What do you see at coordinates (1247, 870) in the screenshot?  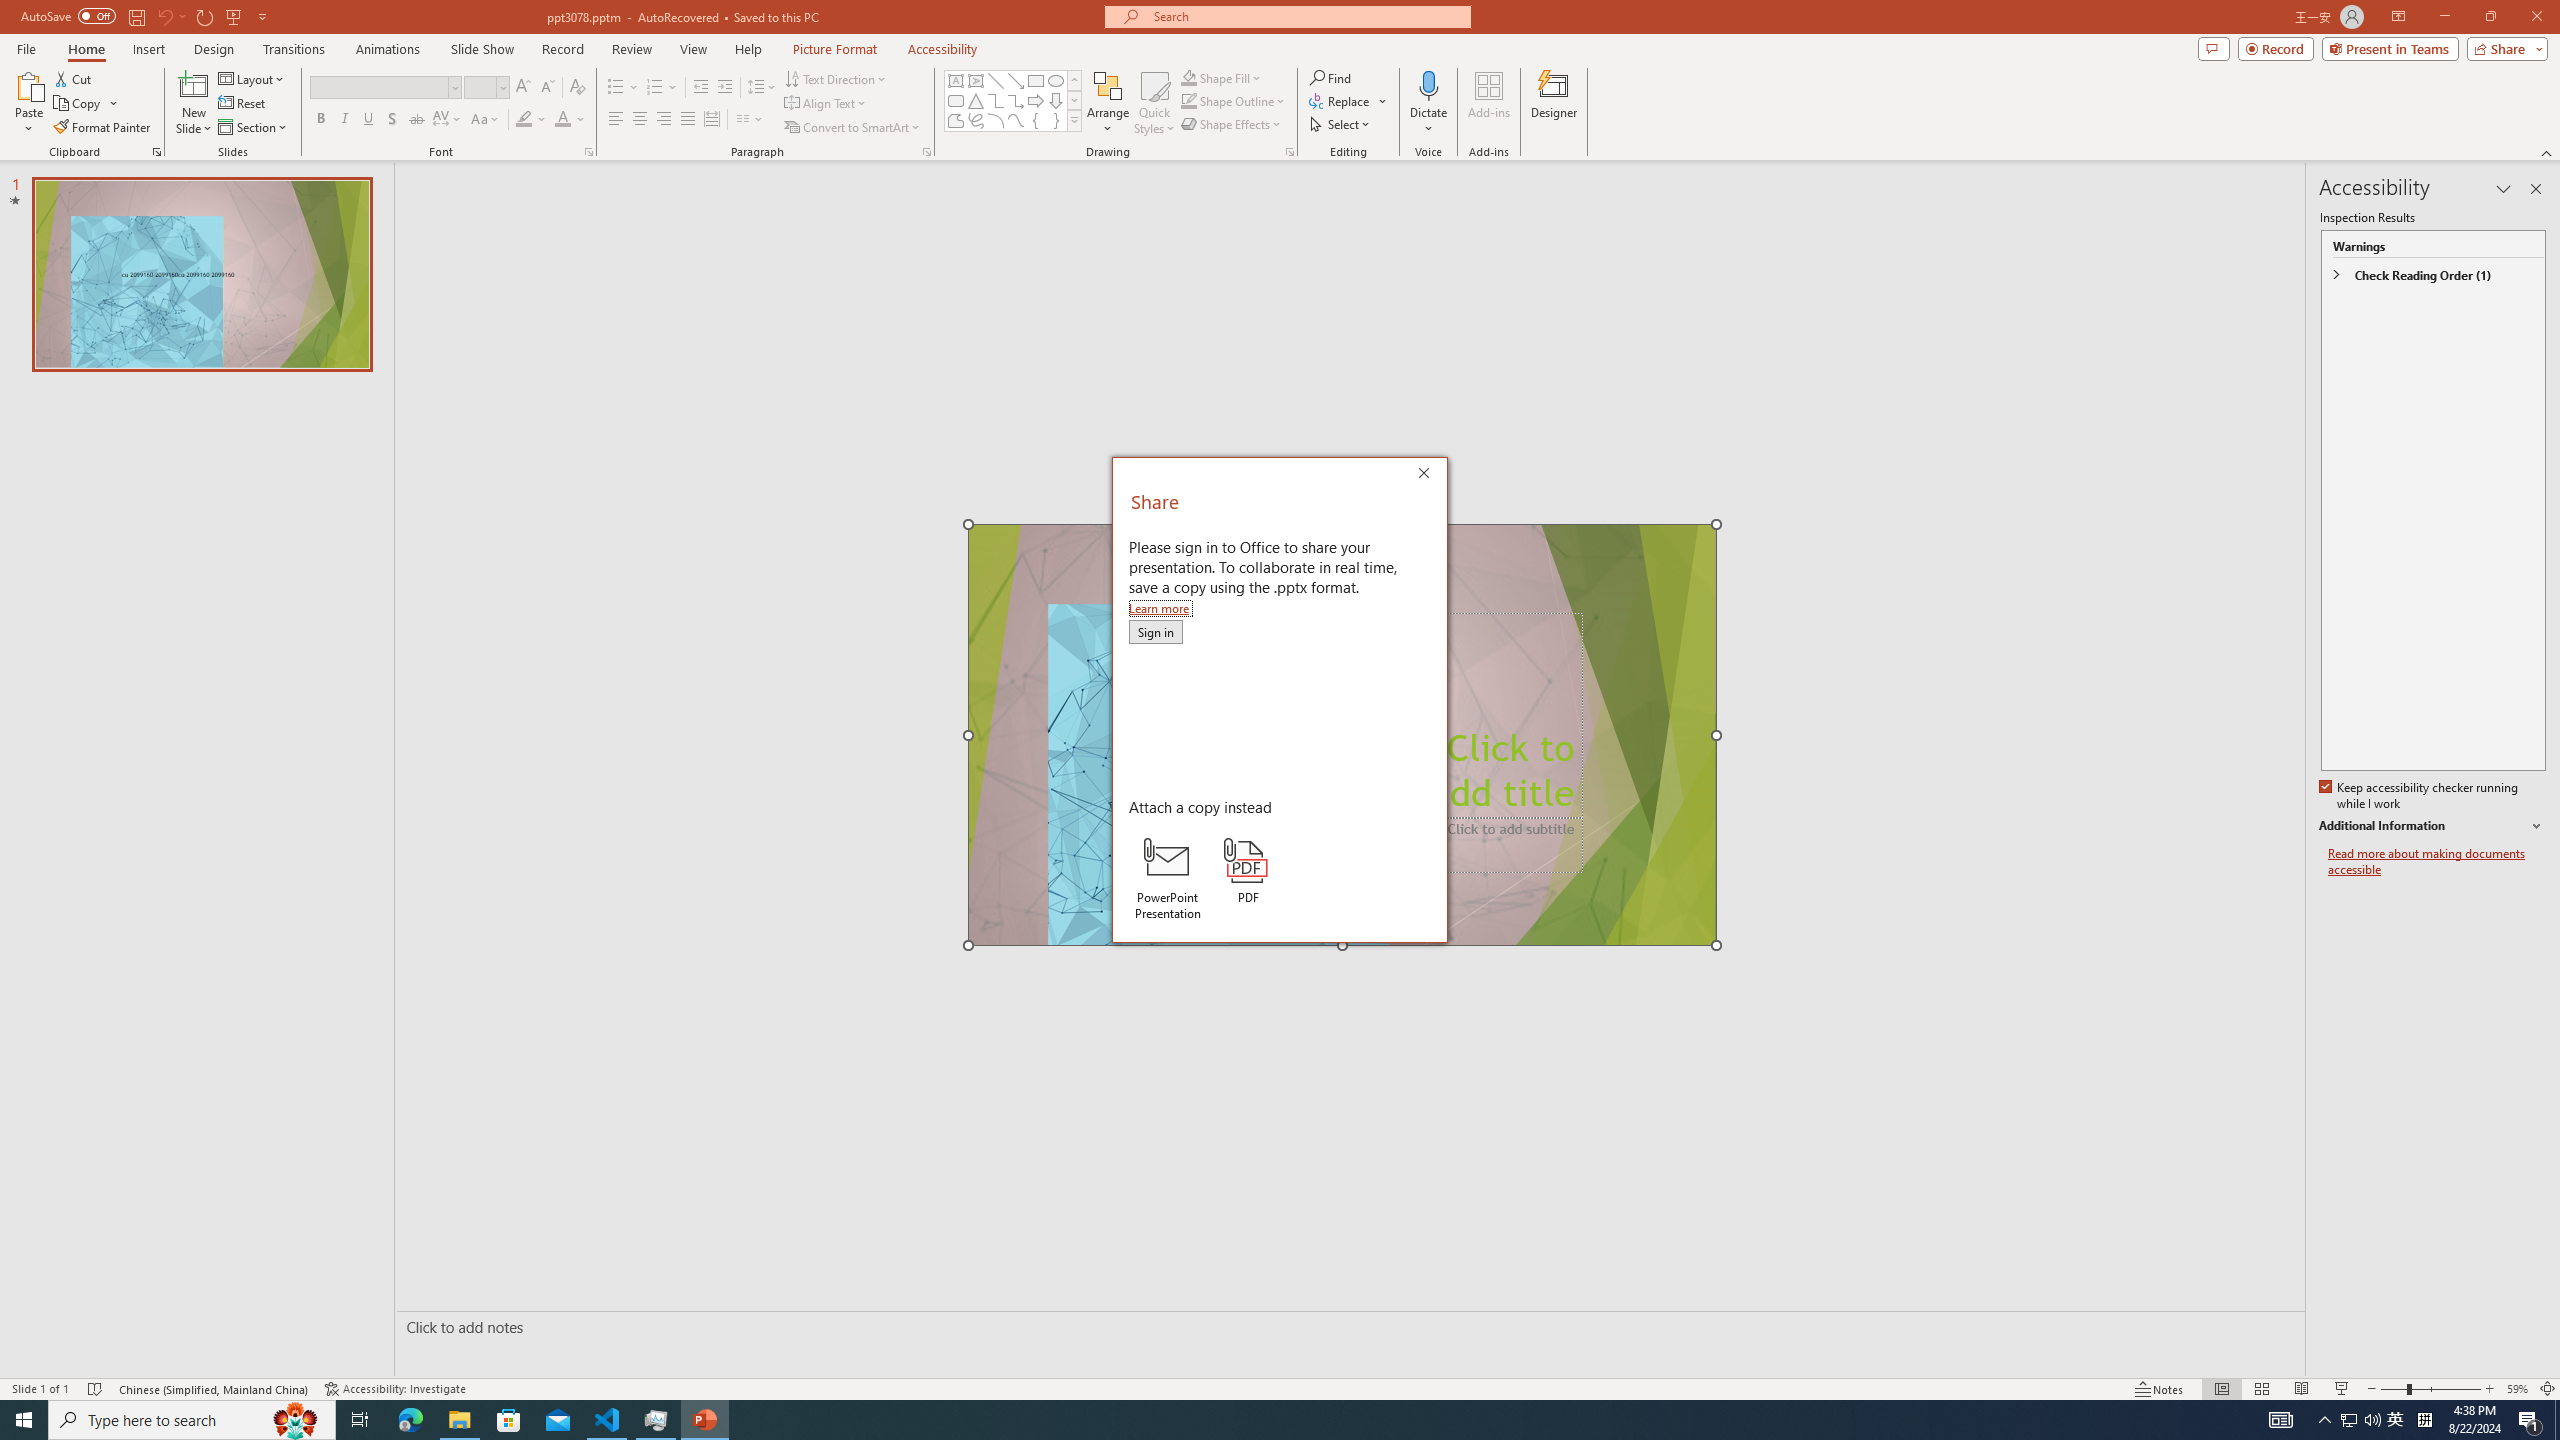 I see `'PDF'` at bounding box center [1247, 870].